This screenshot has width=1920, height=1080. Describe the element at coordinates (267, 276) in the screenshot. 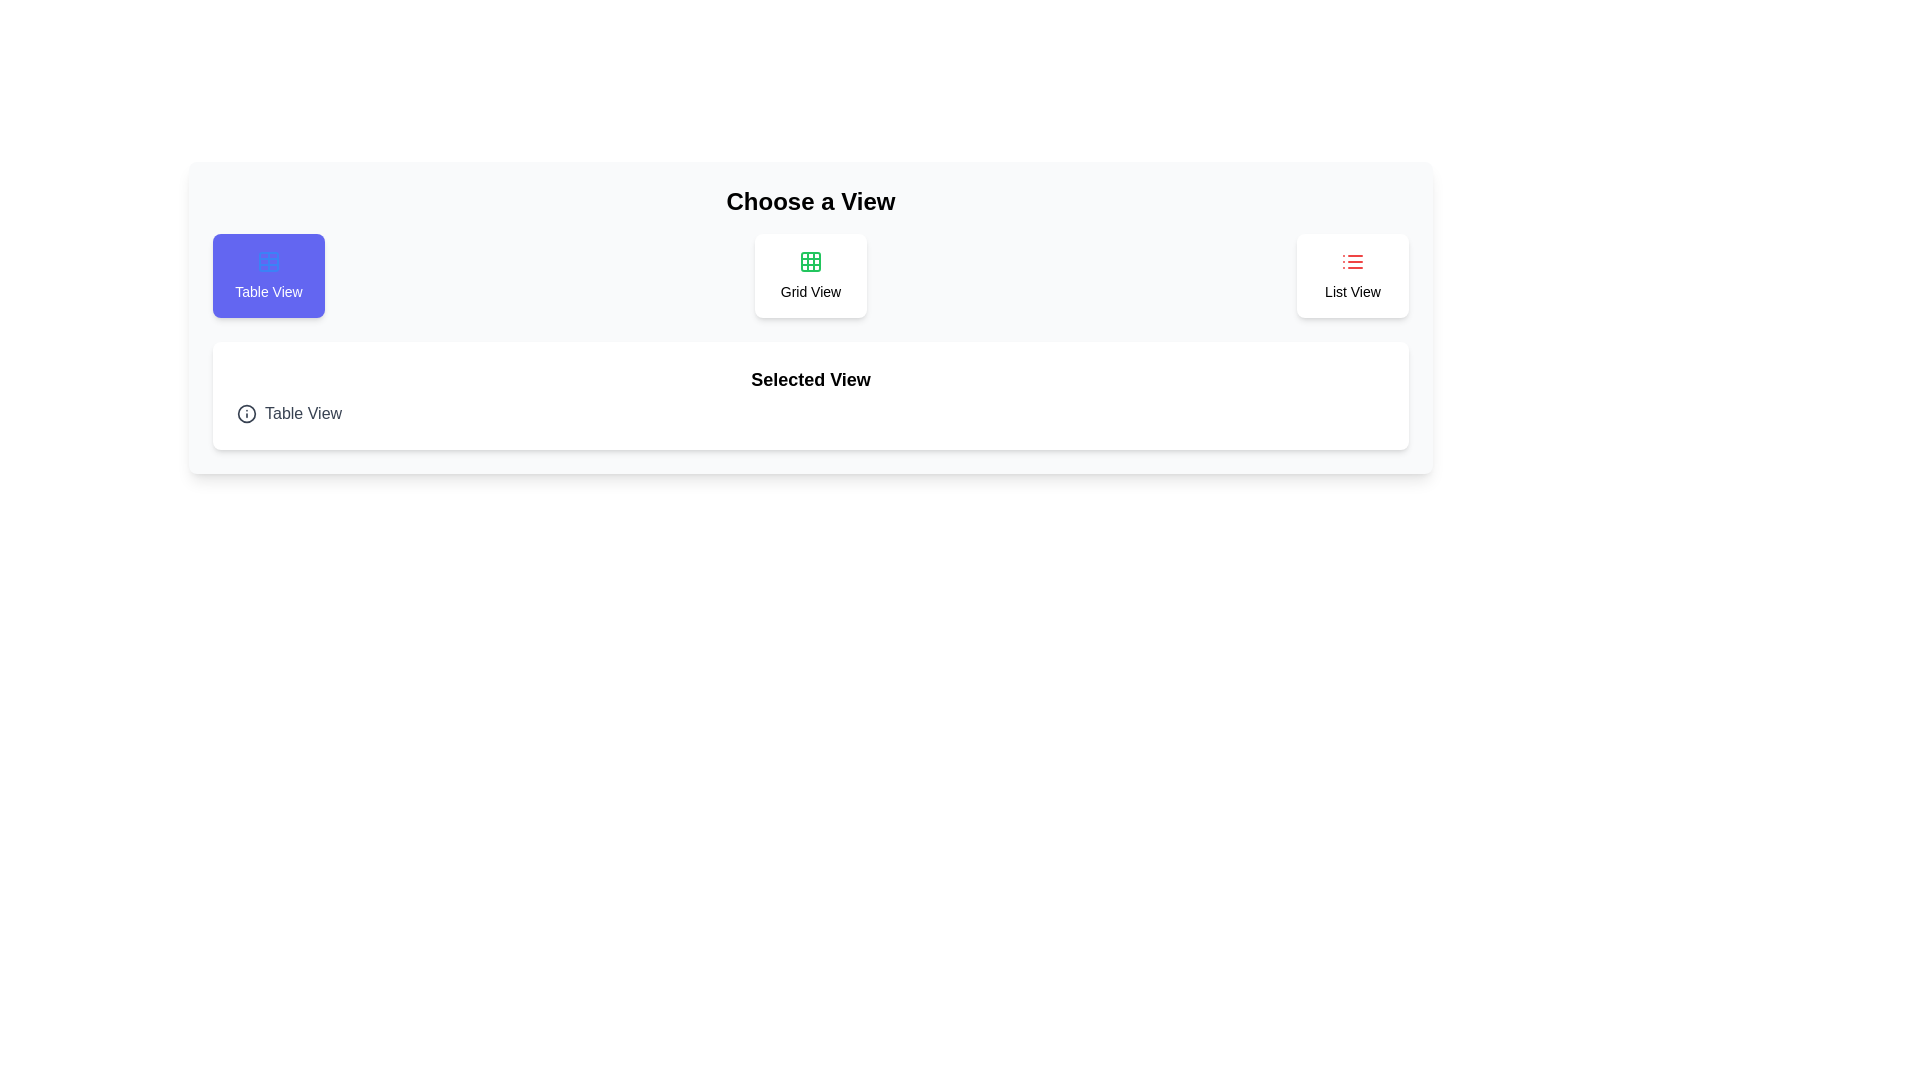

I see `the indigo blue 'Table View' button with a table icon and white text` at that location.